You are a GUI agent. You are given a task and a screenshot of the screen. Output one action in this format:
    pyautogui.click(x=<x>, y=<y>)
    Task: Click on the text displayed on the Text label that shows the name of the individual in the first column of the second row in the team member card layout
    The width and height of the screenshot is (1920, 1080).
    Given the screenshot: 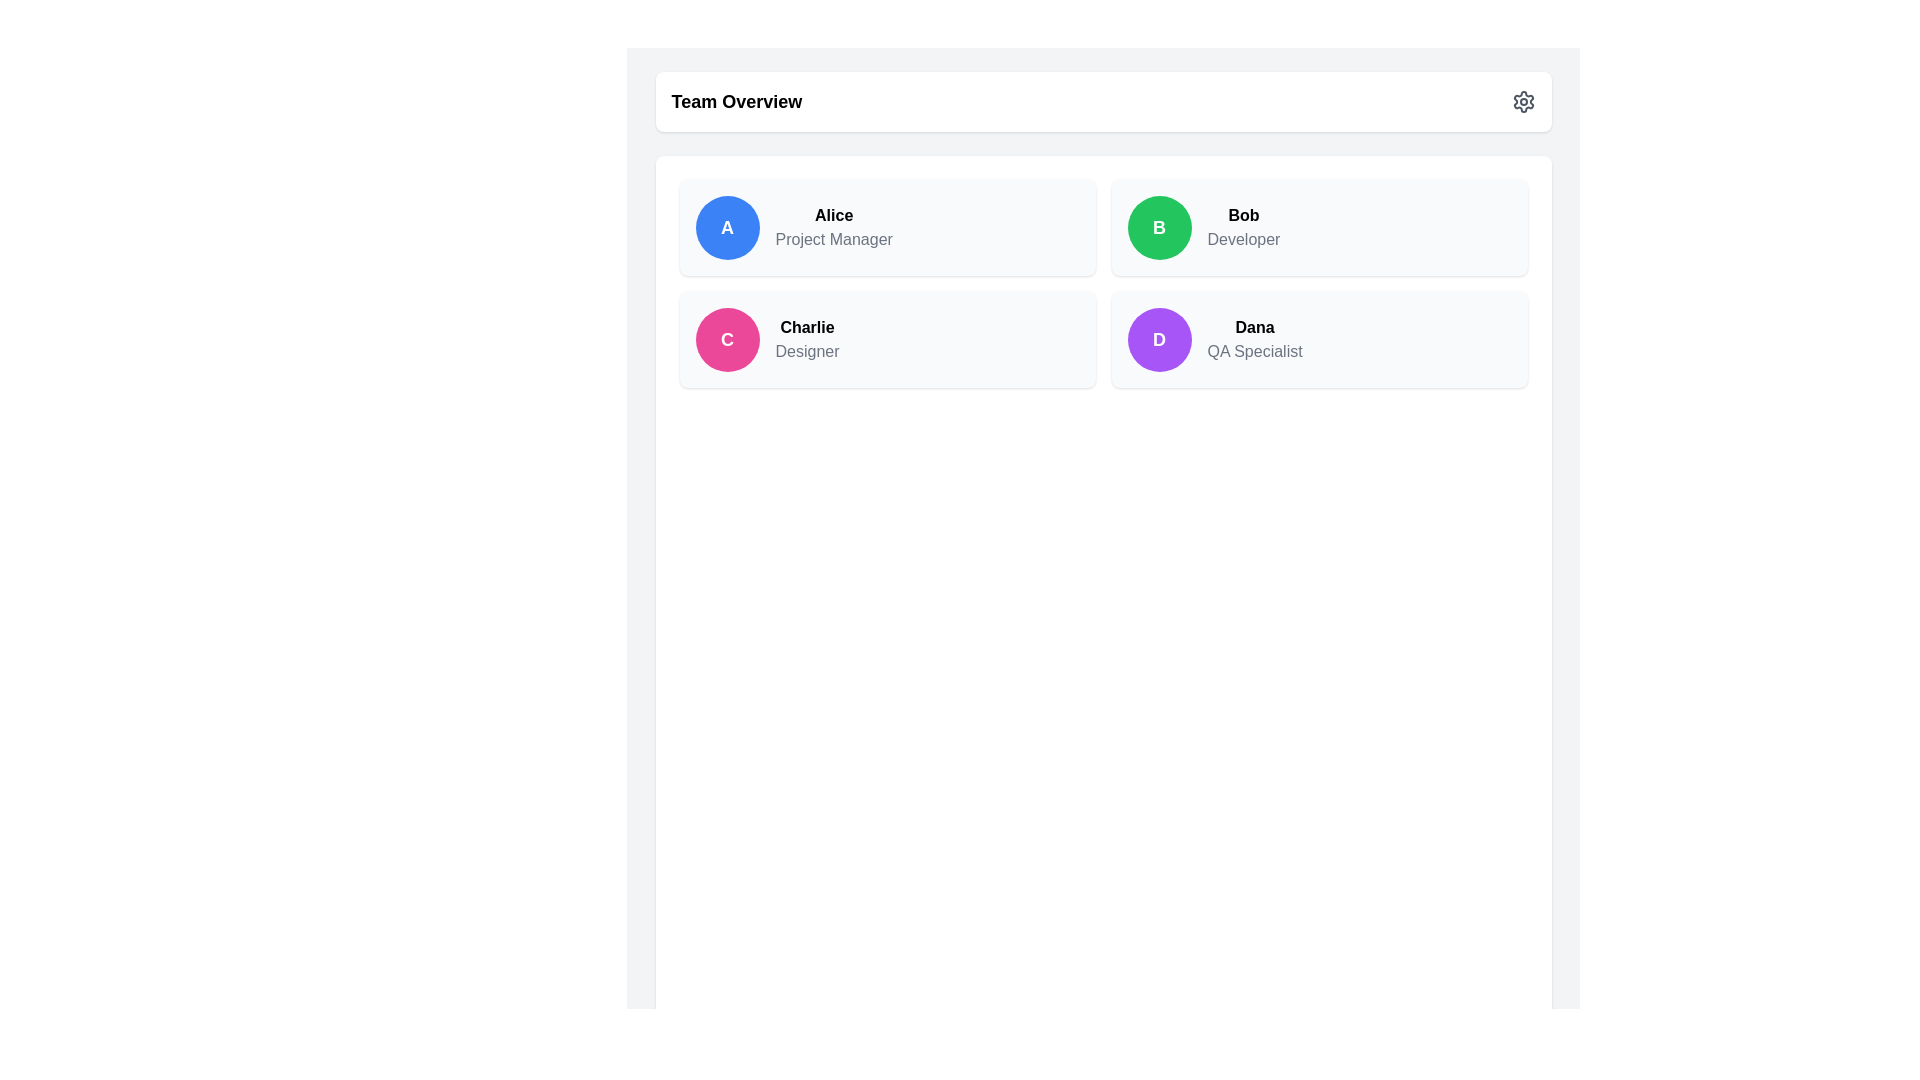 What is the action you would take?
    pyautogui.click(x=807, y=326)
    